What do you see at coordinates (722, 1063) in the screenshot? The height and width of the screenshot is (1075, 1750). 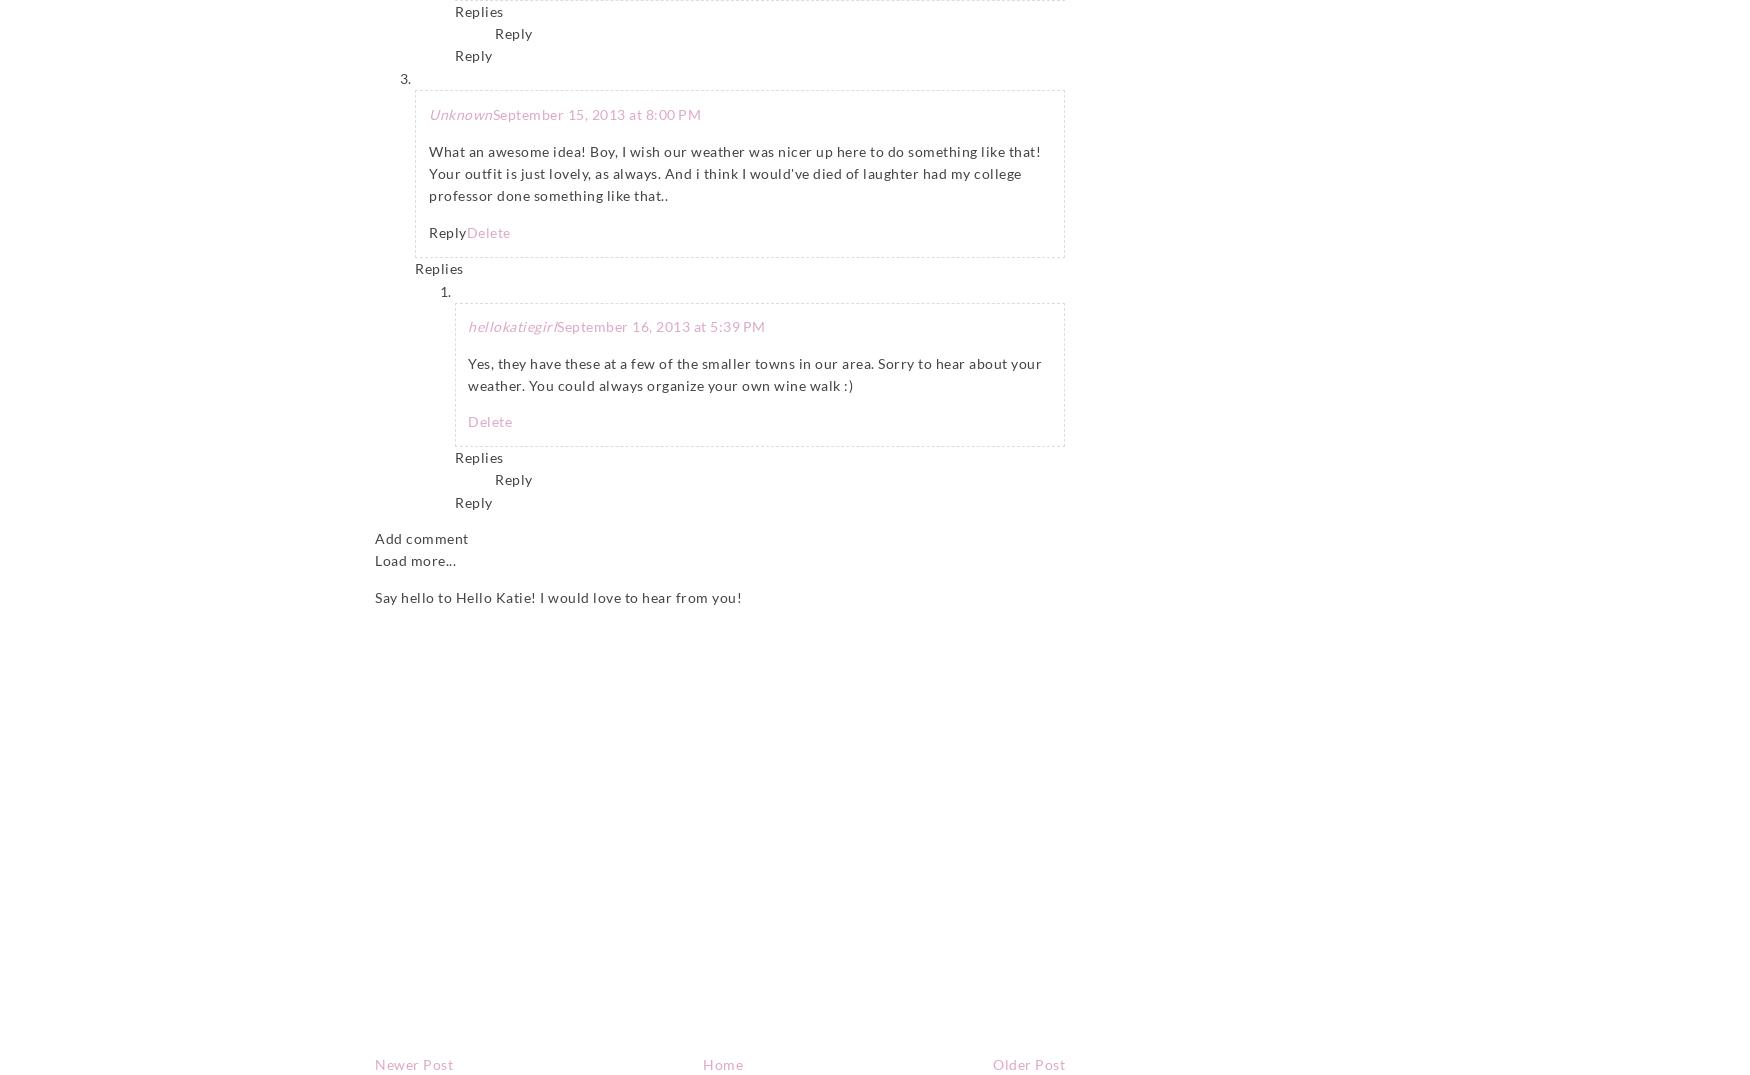 I see `'Home'` at bounding box center [722, 1063].